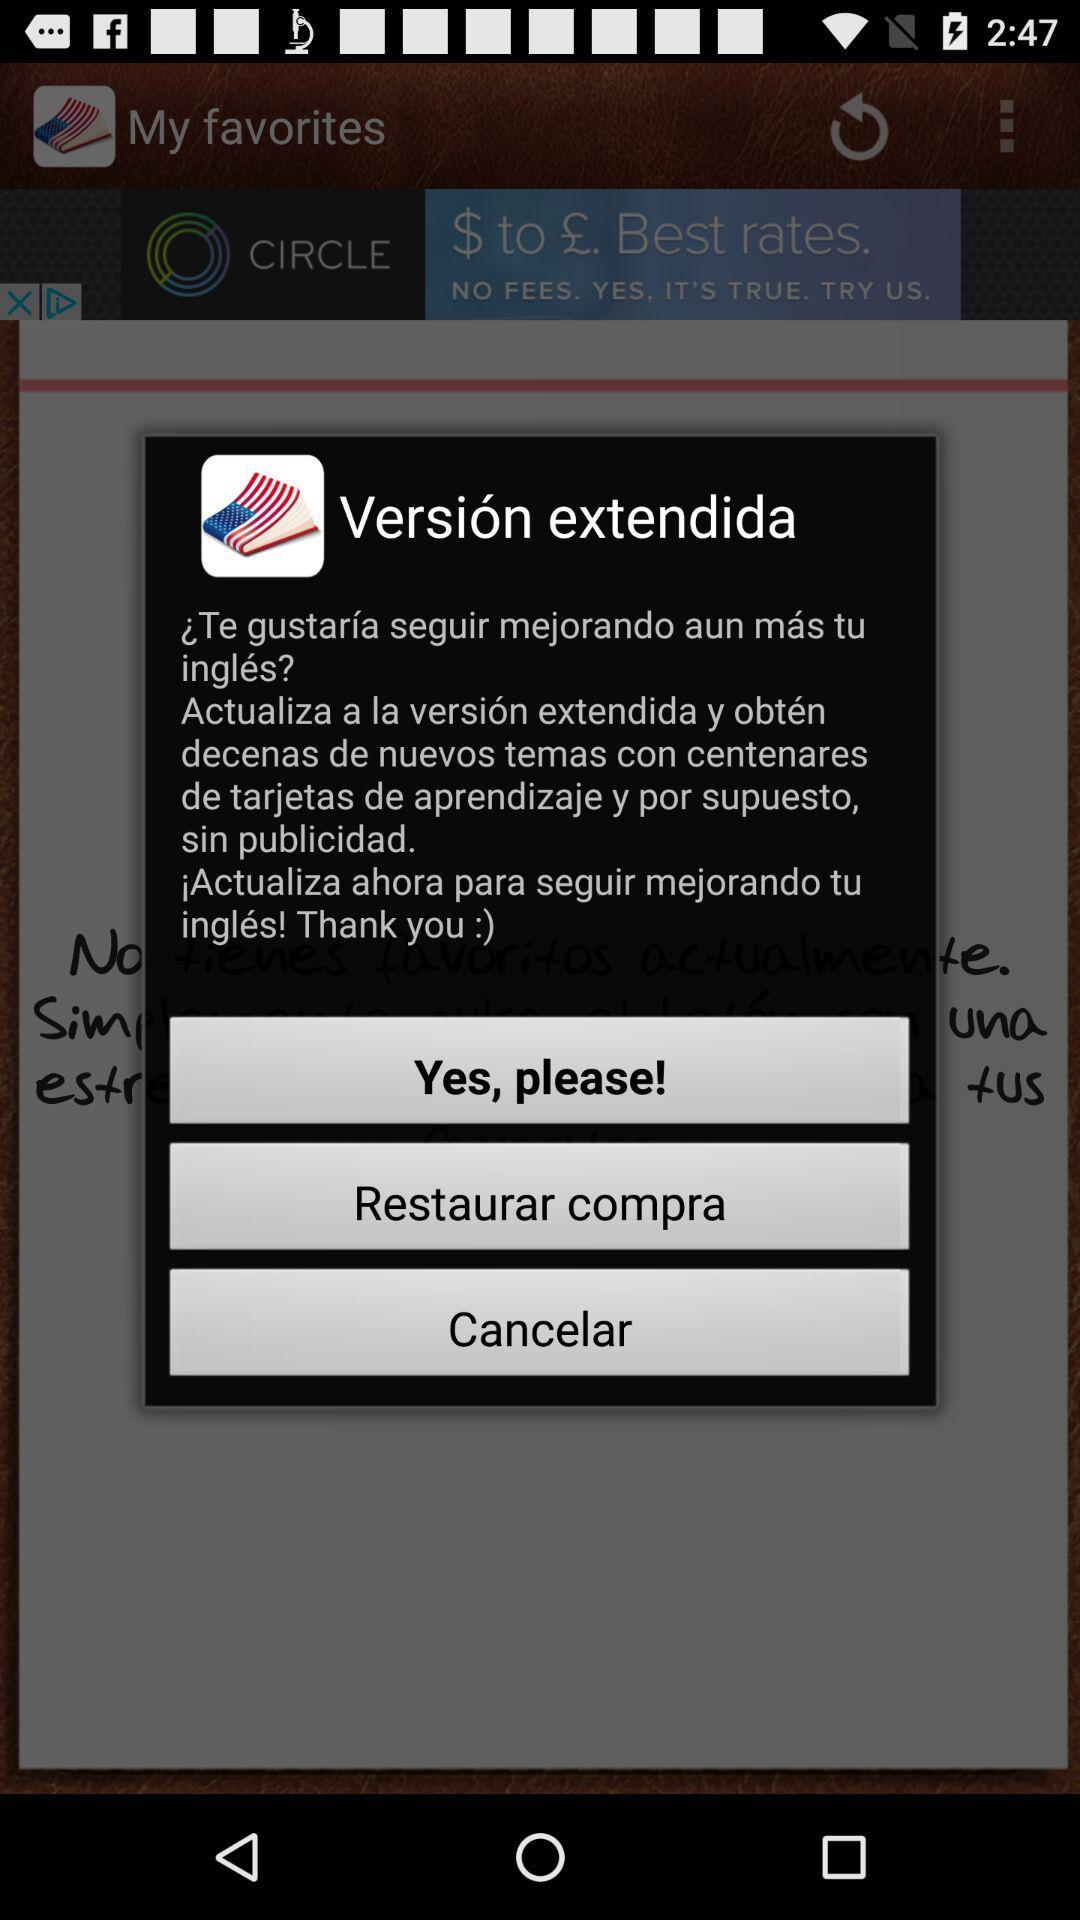 The height and width of the screenshot is (1920, 1080). I want to click on cancelar icon, so click(540, 1328).